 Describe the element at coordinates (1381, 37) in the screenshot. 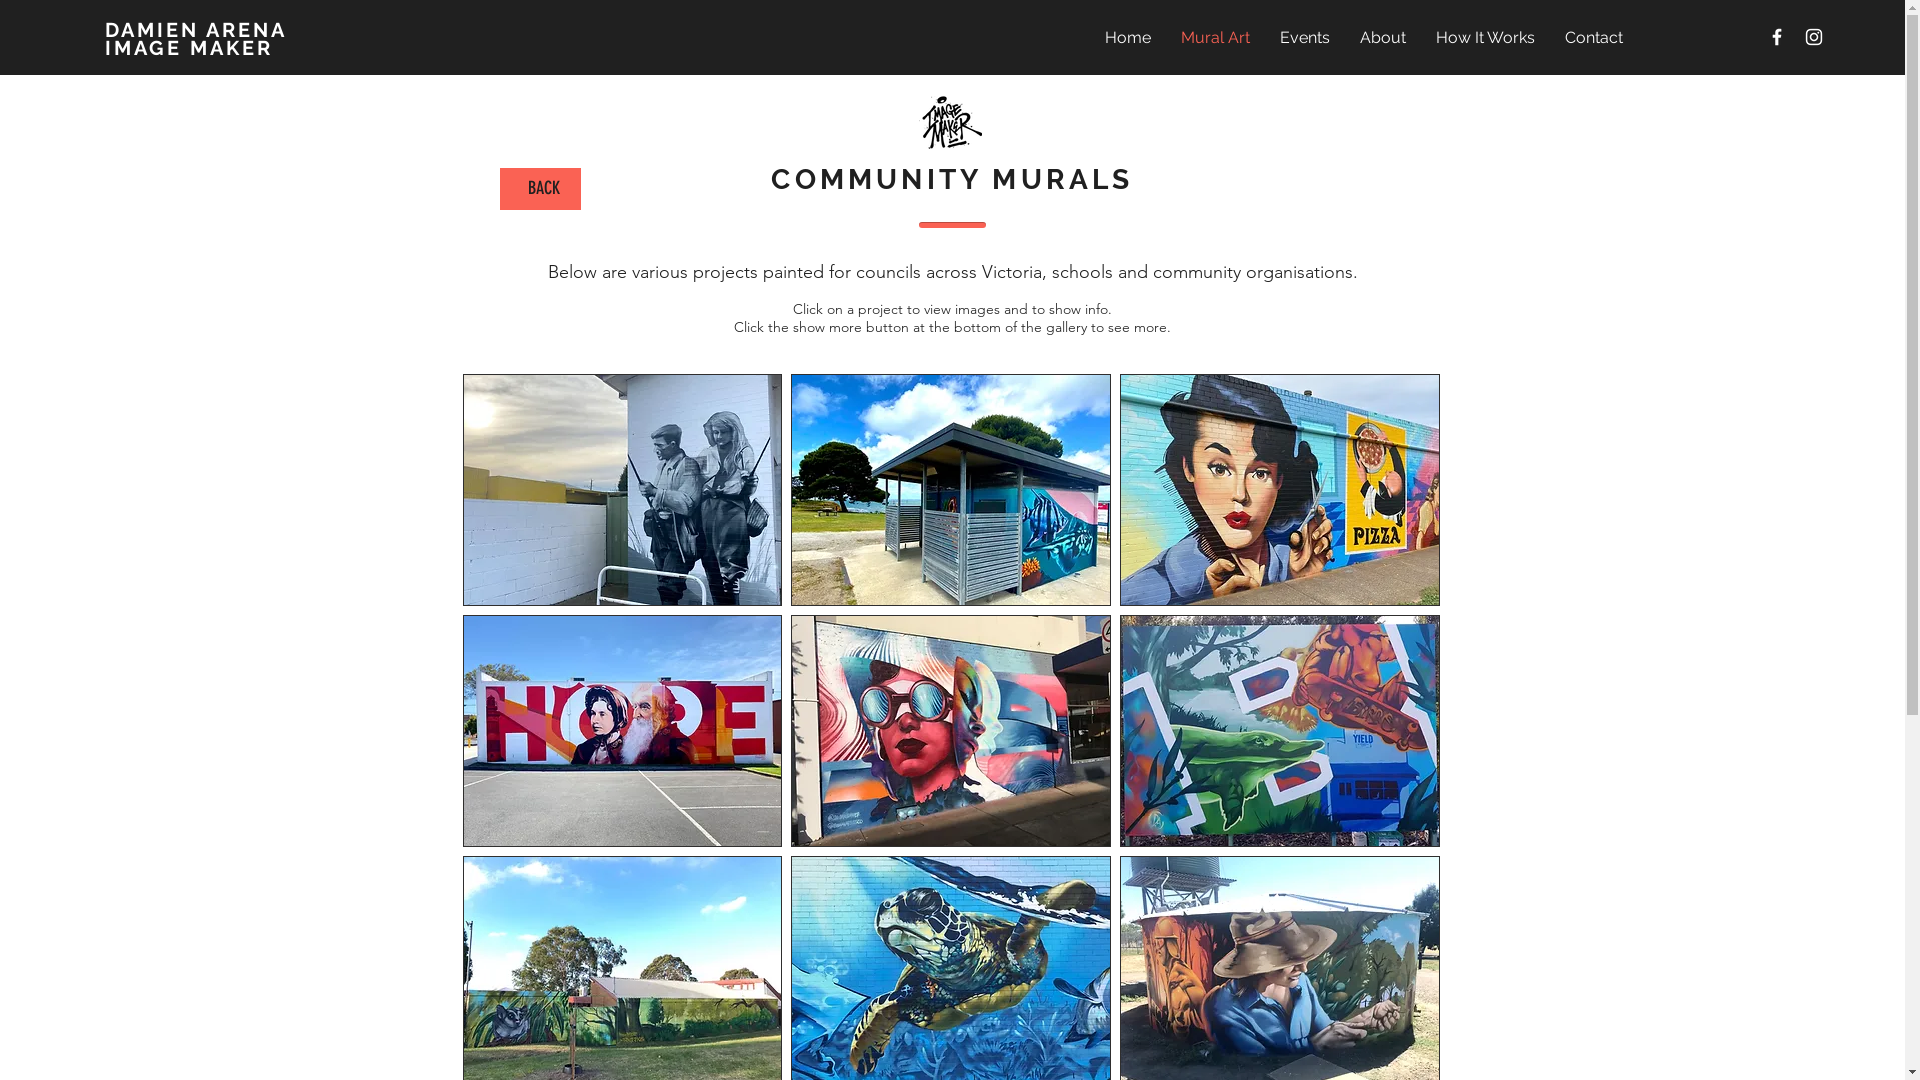

I see `'About'` at that location.